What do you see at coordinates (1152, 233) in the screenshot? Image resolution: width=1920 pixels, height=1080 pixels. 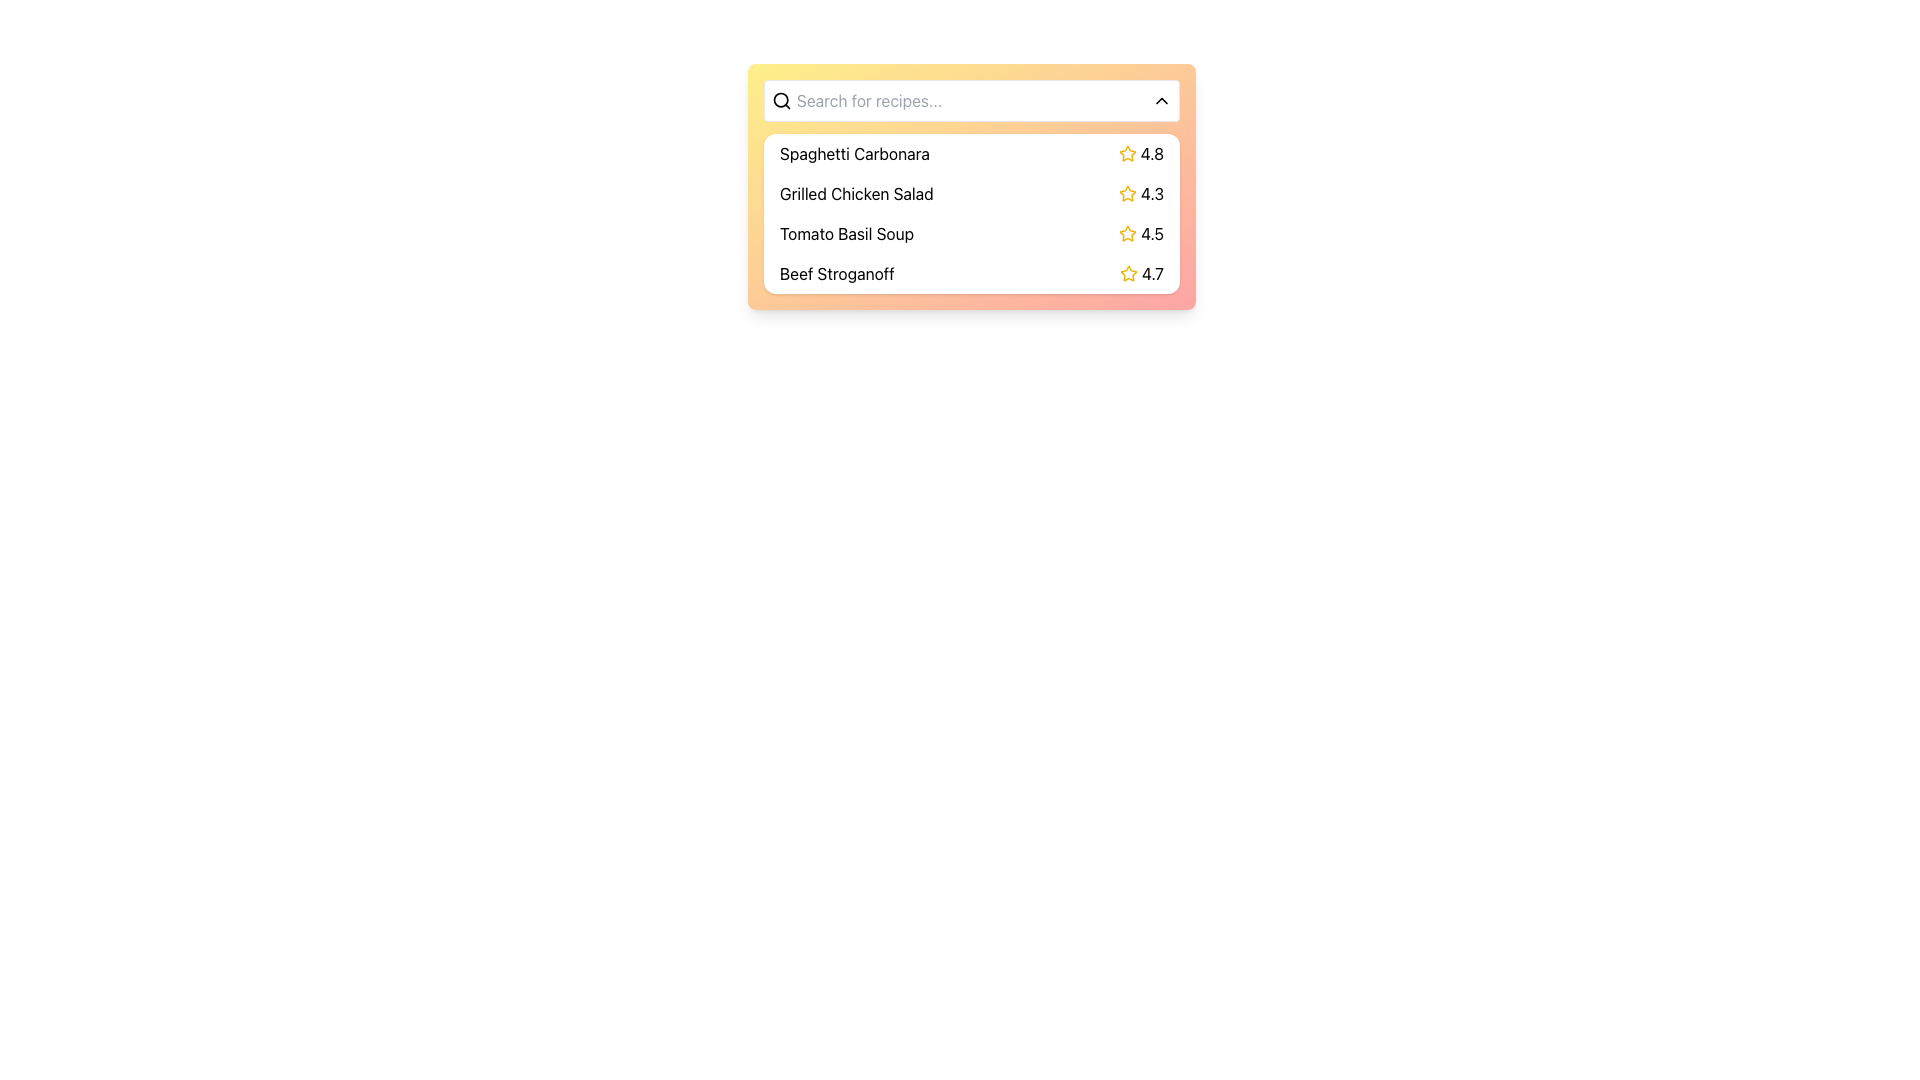 I see `text element displaying the numeric value '4.5', which is positioned adjacent to a yellow star icon and aligned with 'Tomato Basil Soup' in the dropdown list` at bounding box center [1152, 233].